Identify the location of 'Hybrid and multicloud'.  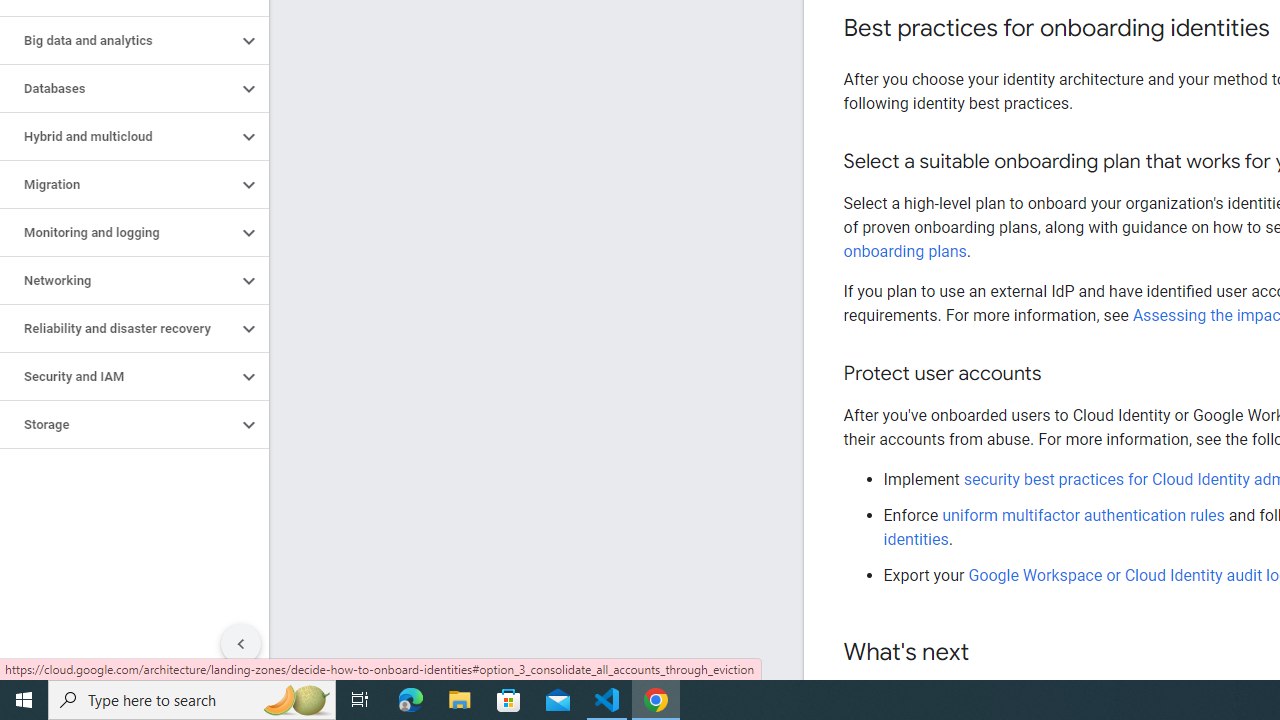
(117, 136).